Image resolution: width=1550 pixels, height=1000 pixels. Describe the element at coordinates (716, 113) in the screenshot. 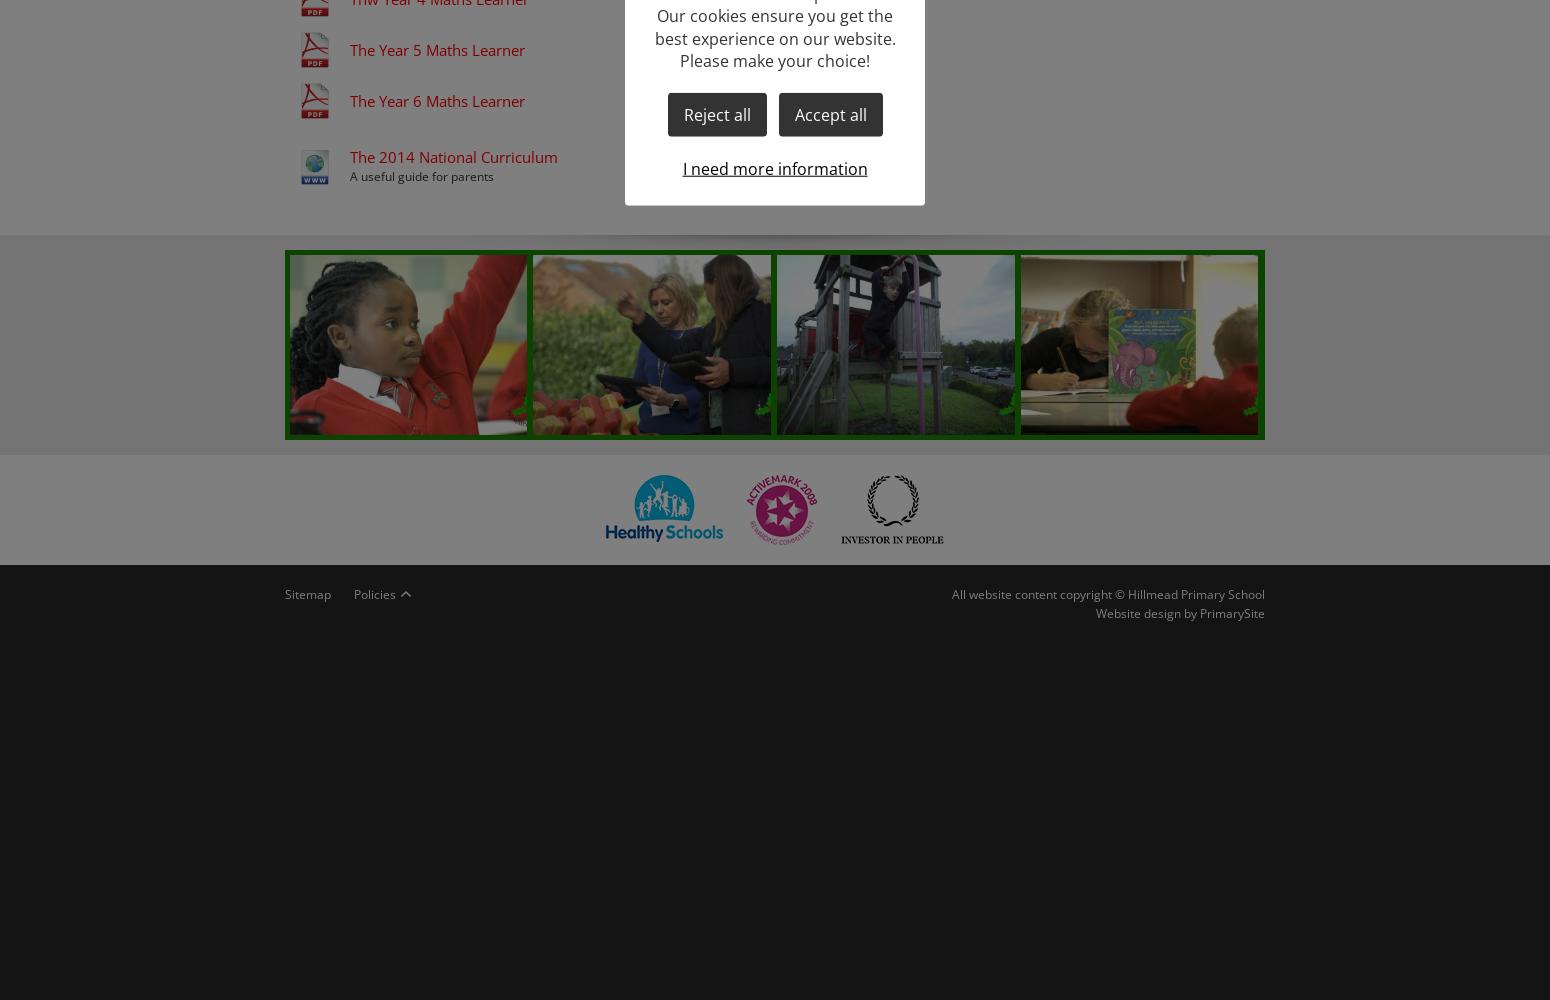

I see `'Reject all'` at that location.